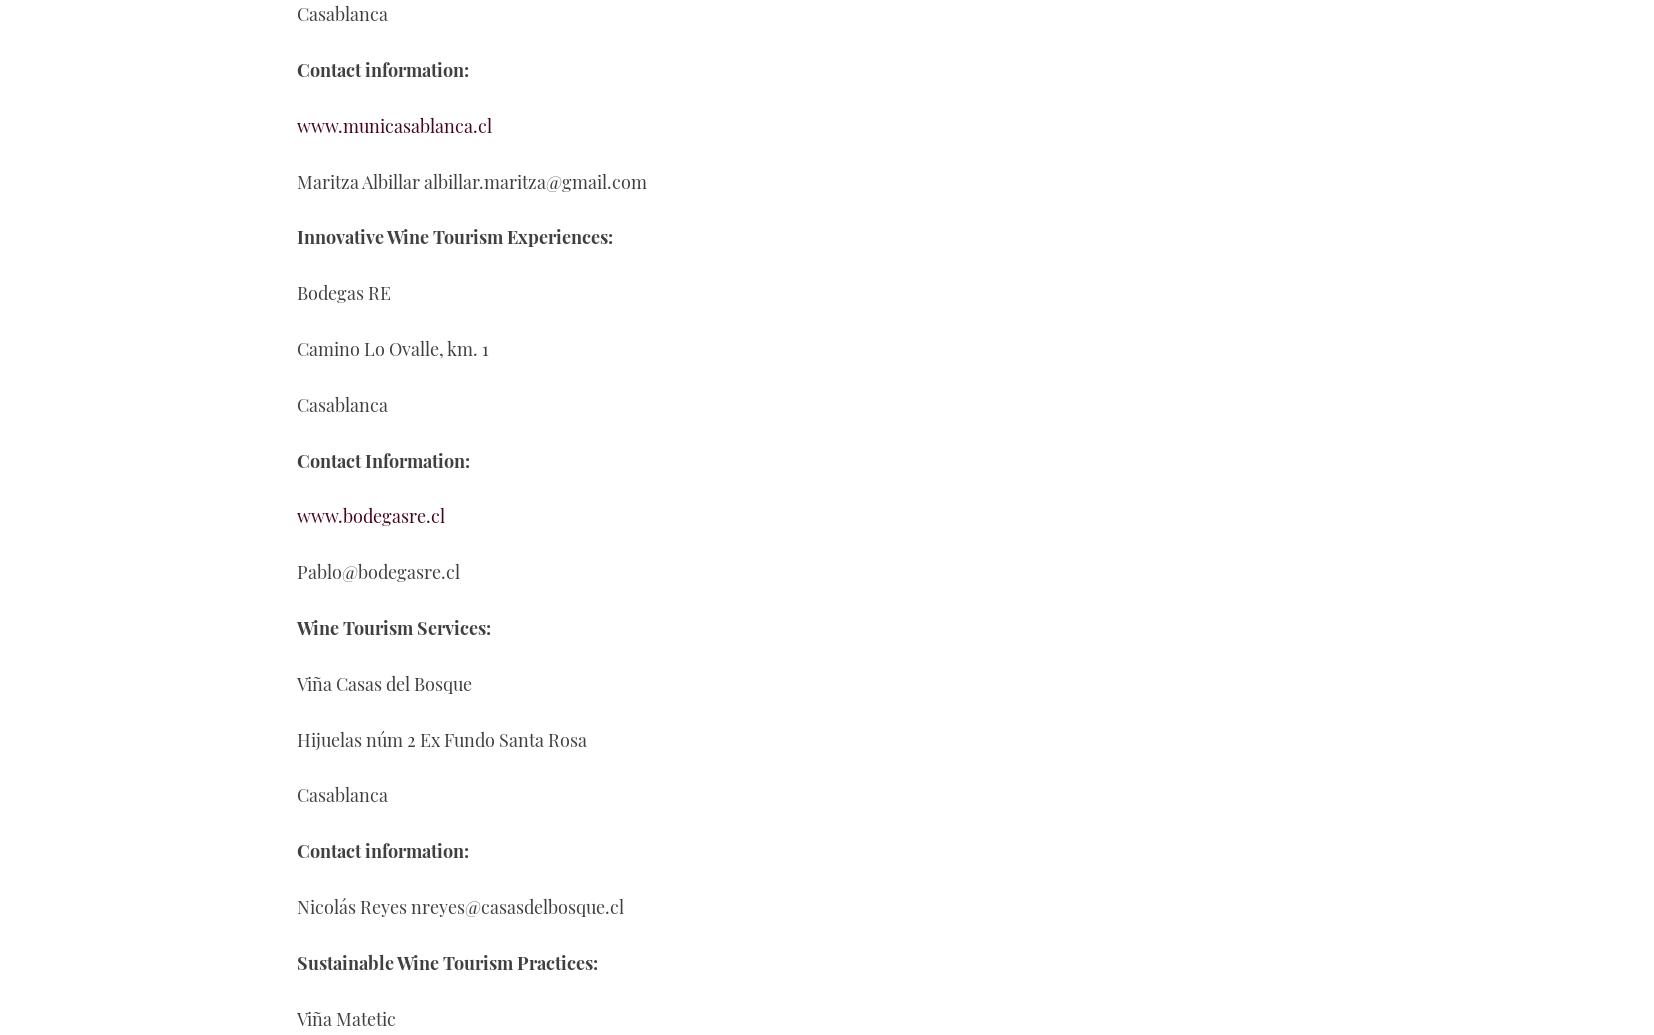  What do you see at coordinates (391, 349) in the screenshot?
I see `'Camino Lo Ovalle, km. 1'` at bounding box center [391, 349].